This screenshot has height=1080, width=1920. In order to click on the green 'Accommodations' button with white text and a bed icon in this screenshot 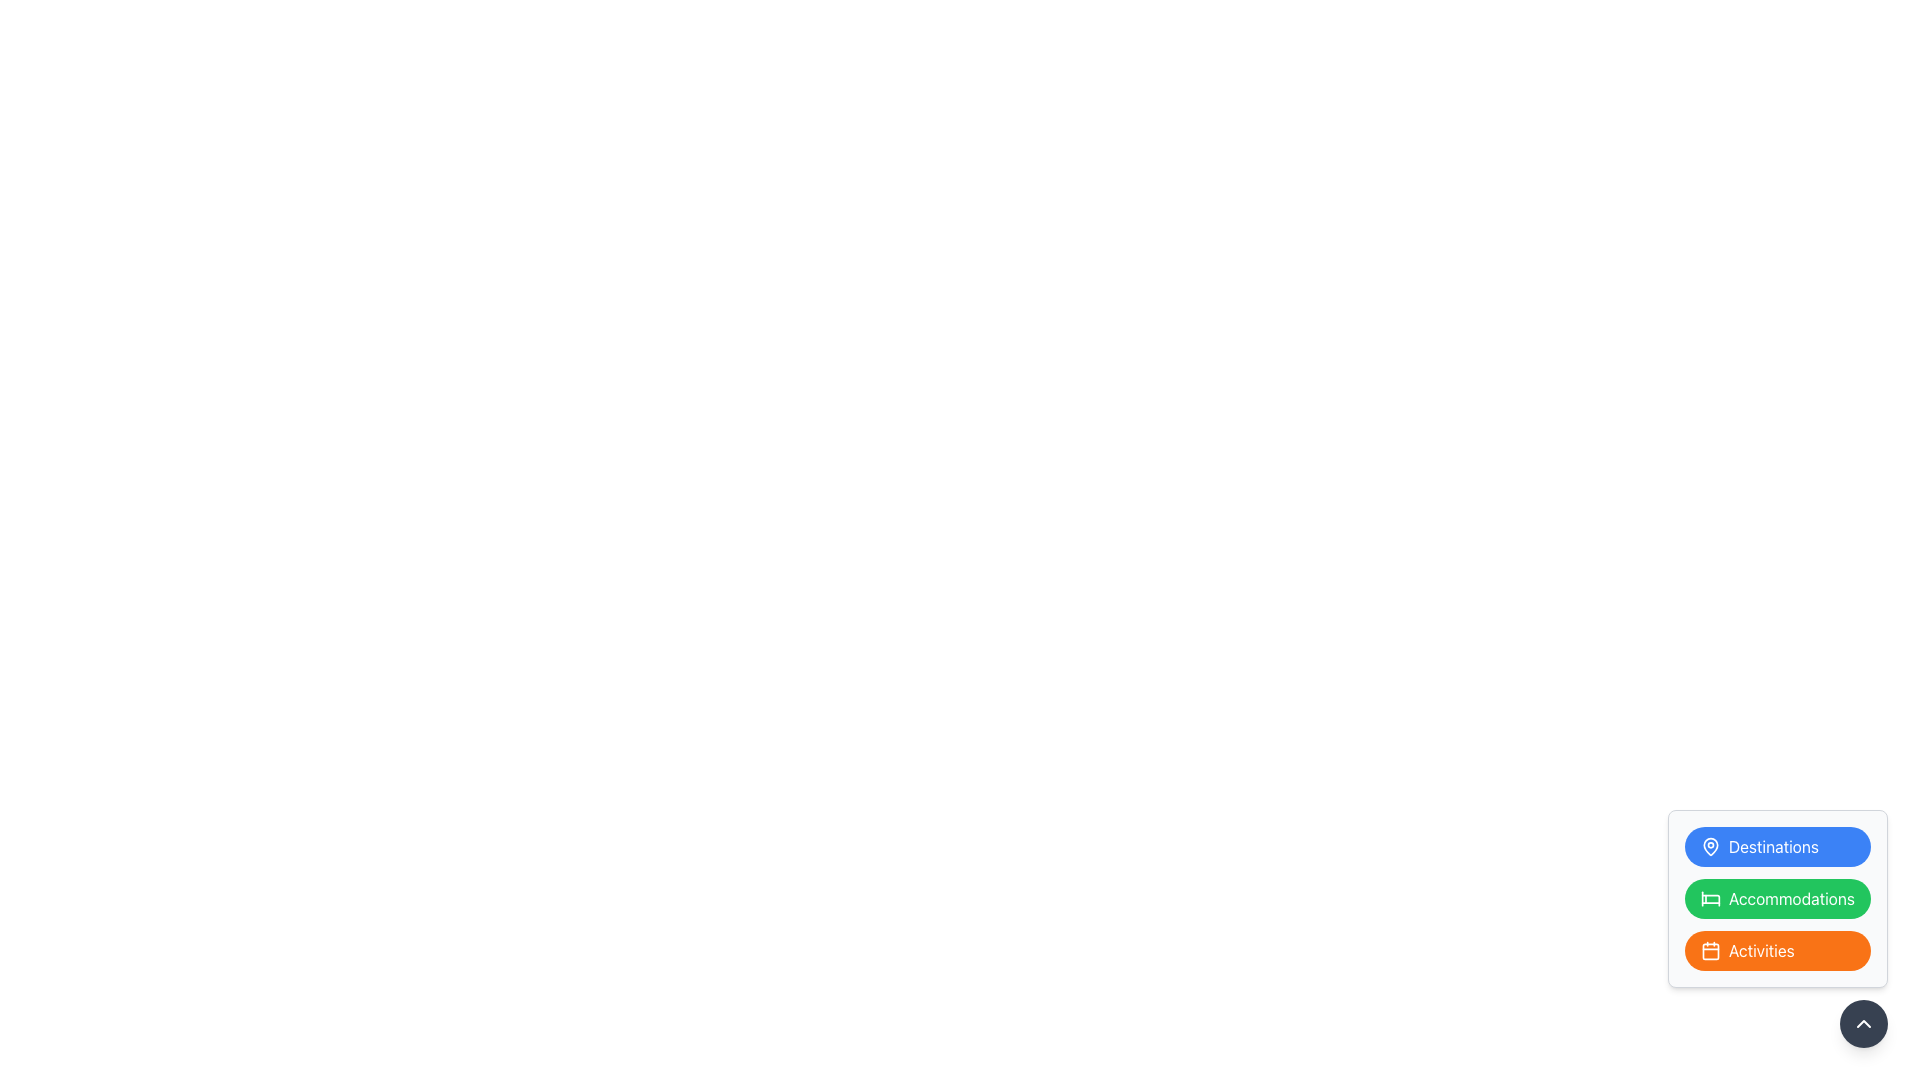, I will do `click(1777, 897)`.